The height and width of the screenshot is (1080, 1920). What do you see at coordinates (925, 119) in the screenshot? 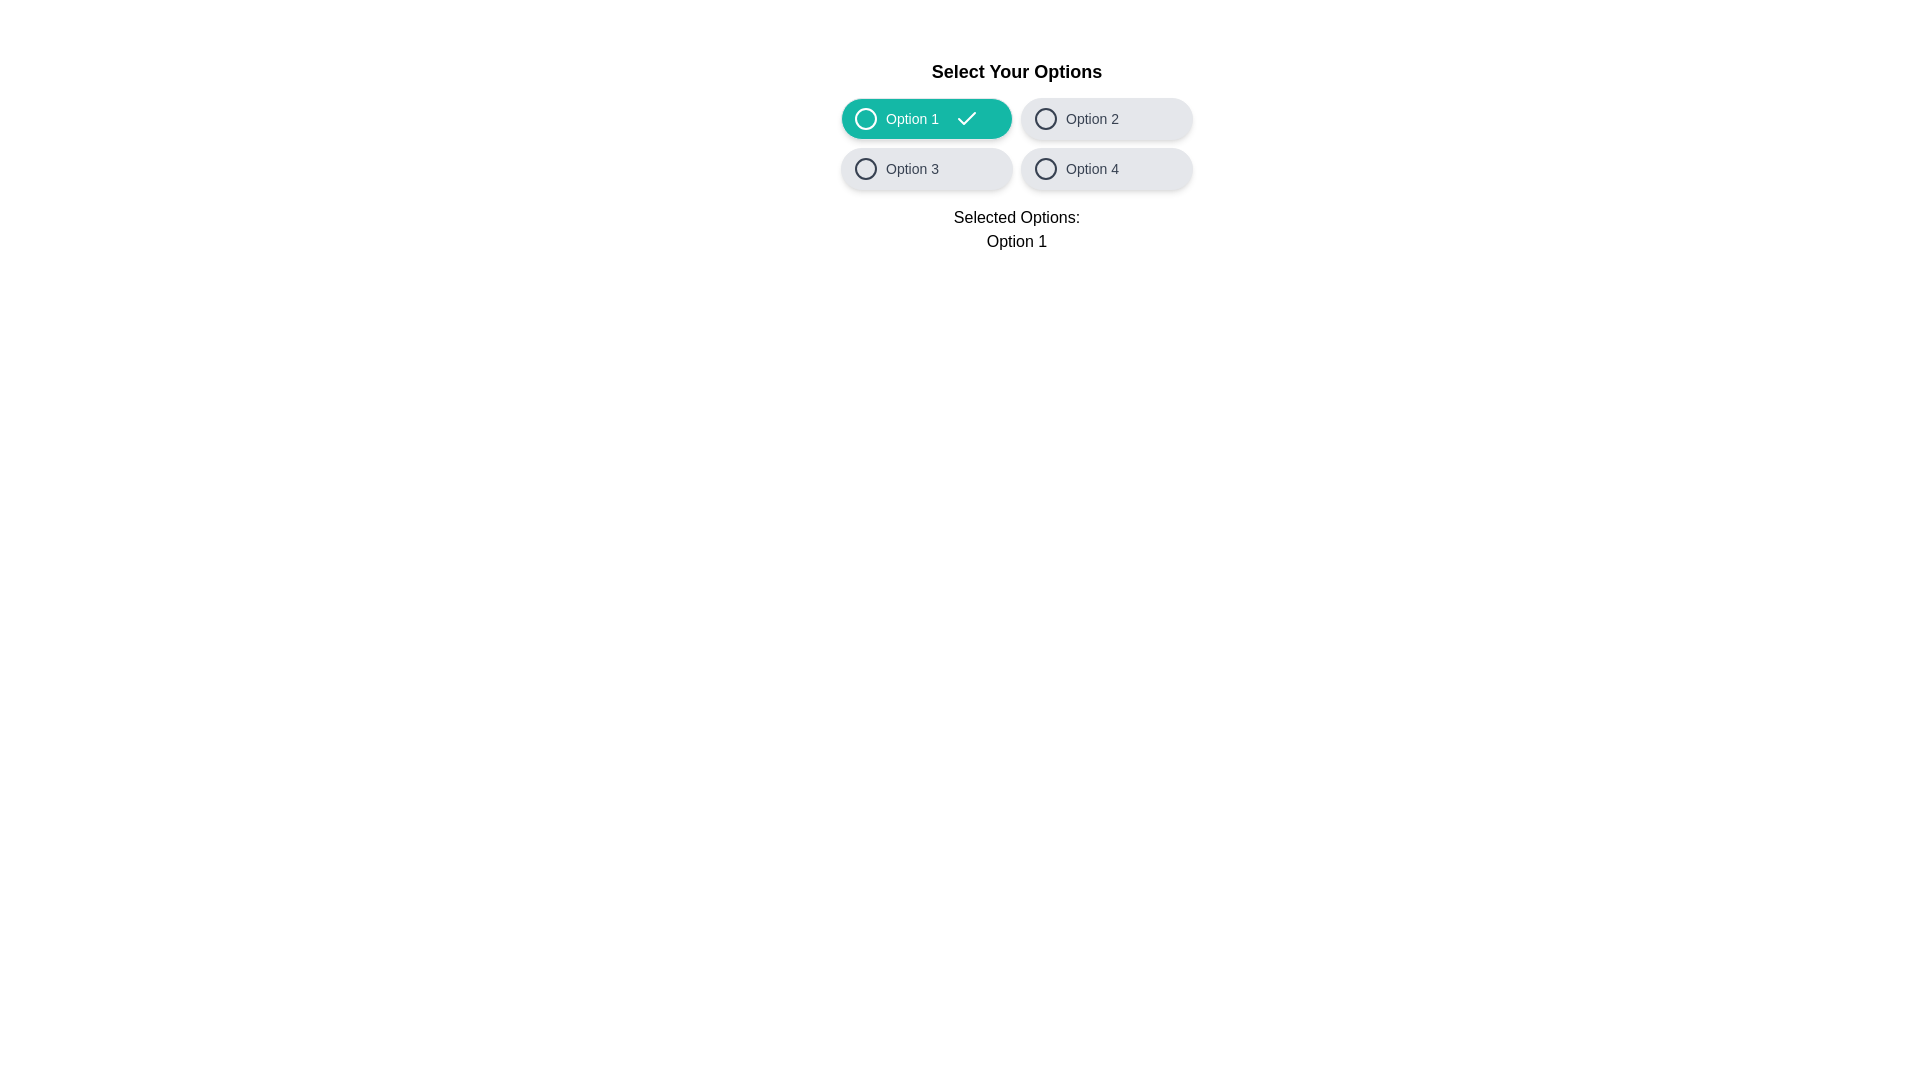
I see `the text of the 'Option 1' button` at bounding box center [925, 119].